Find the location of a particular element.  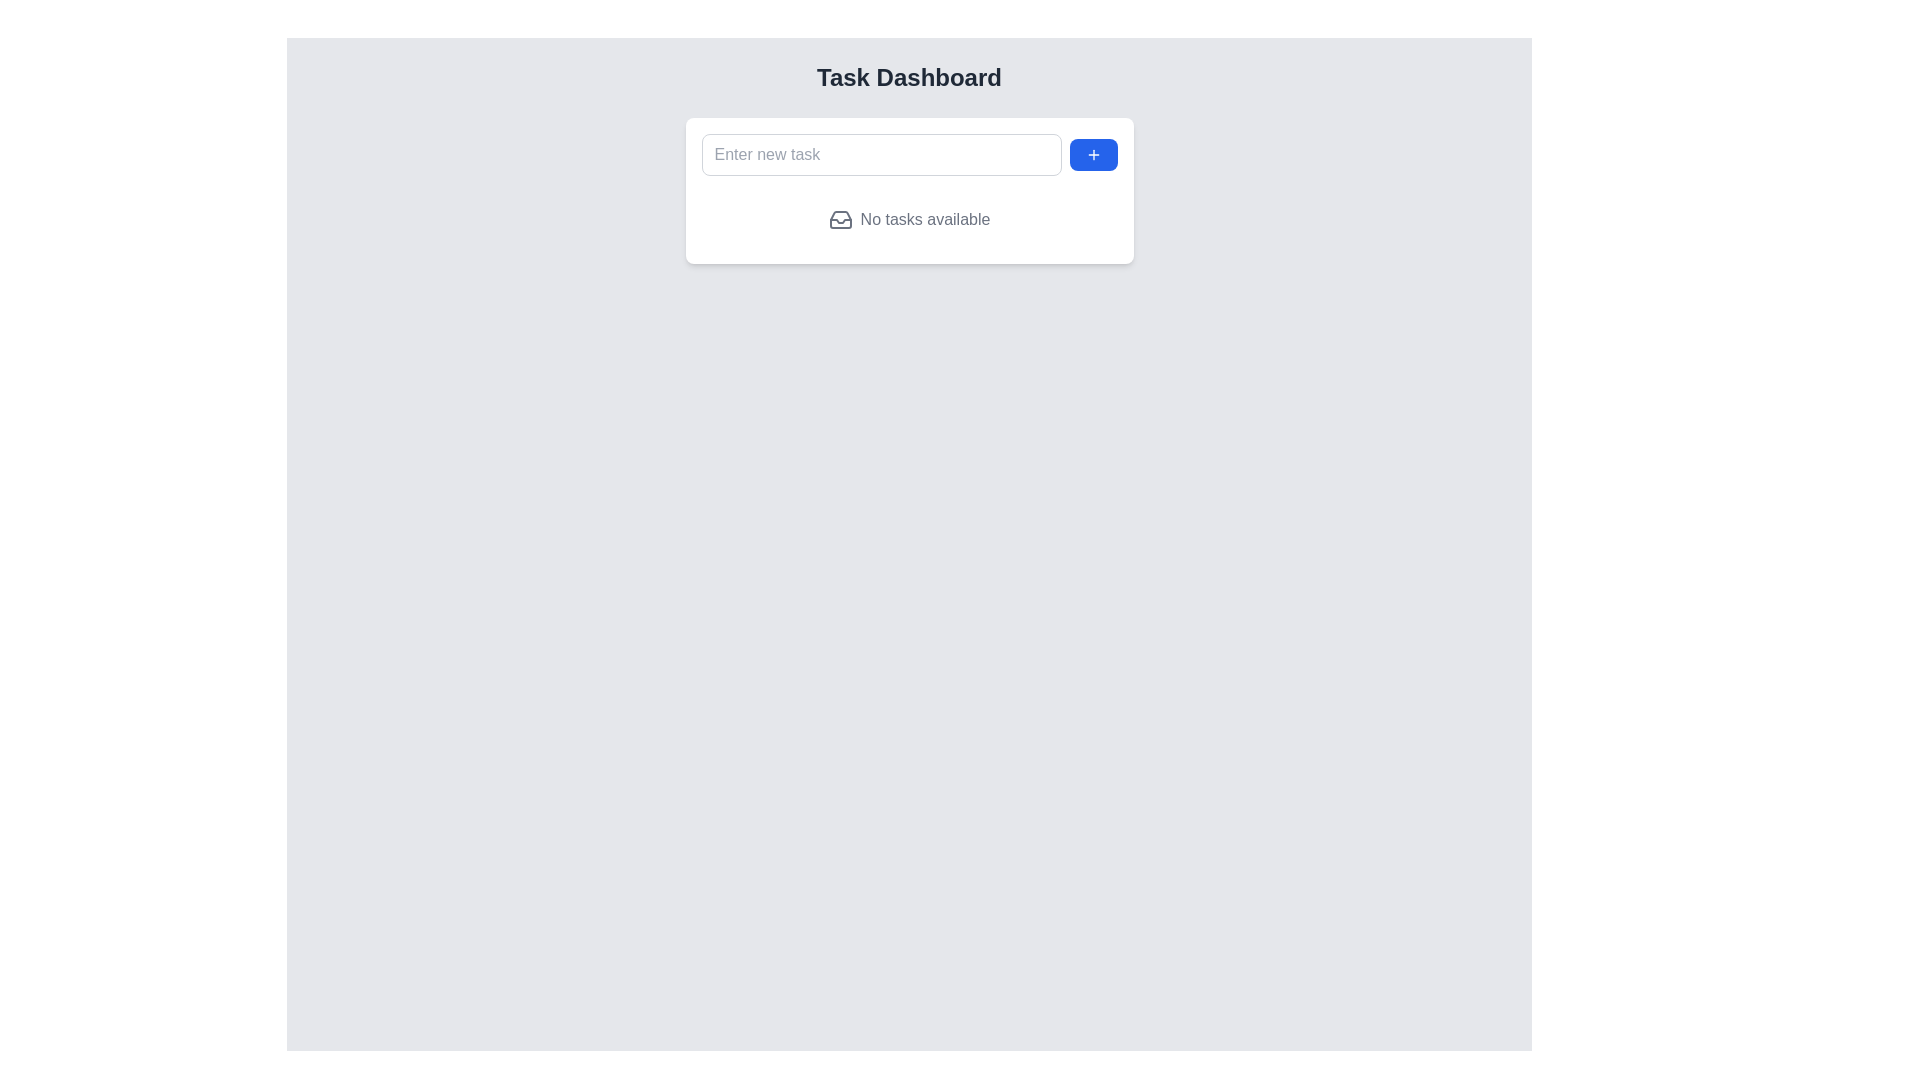

the 'Add Task' button located to the right of the 'Enter new task' input field in the 'Task Dashboard' panel is located at coordinates (1092, 153).